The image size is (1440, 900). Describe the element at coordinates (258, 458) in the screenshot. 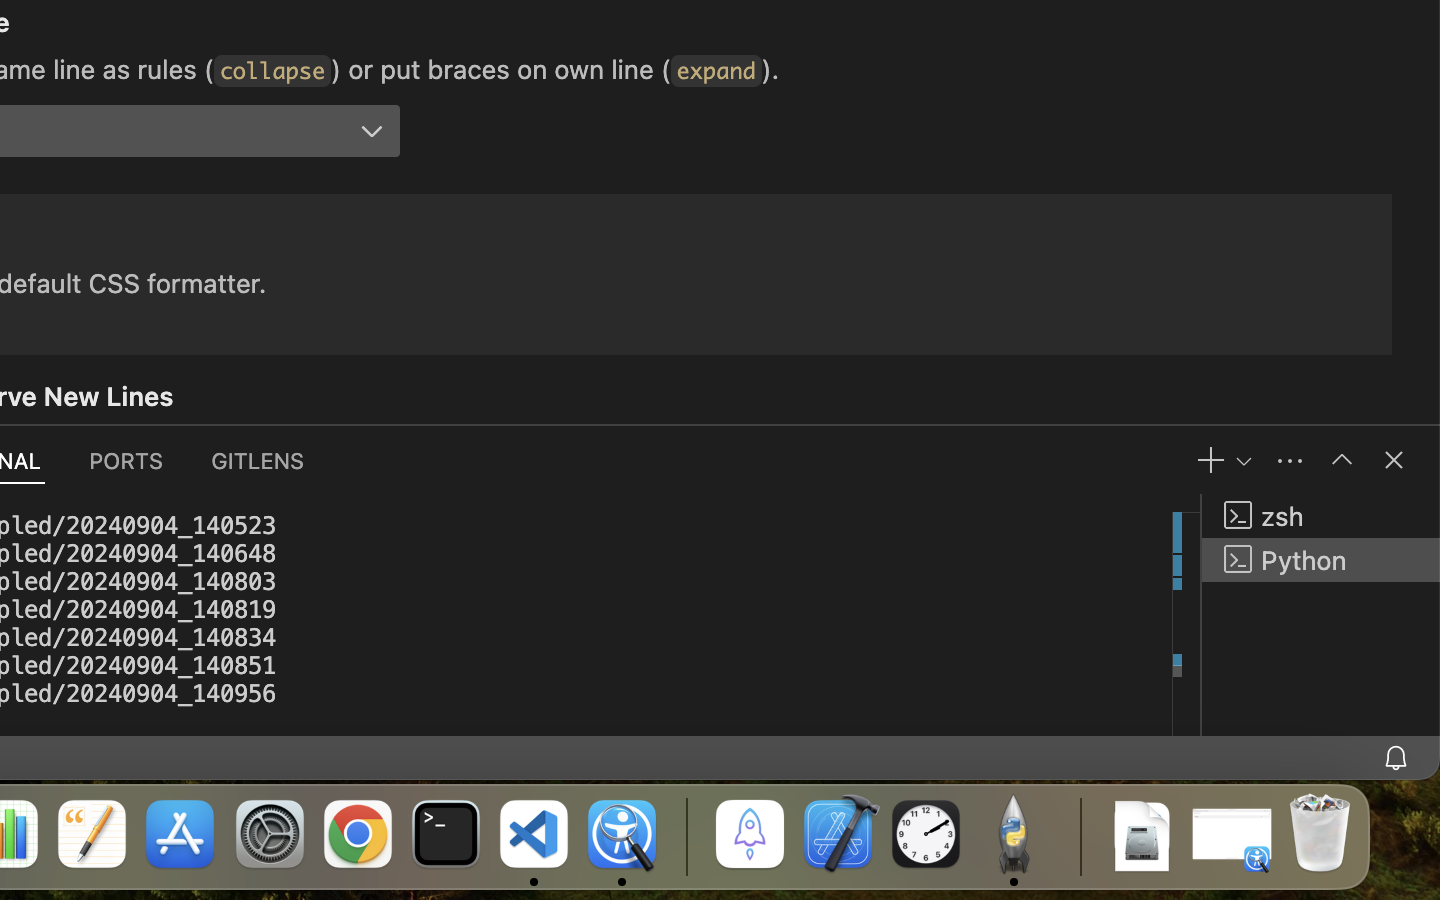

I see `'0 GITLENS'` at that location.